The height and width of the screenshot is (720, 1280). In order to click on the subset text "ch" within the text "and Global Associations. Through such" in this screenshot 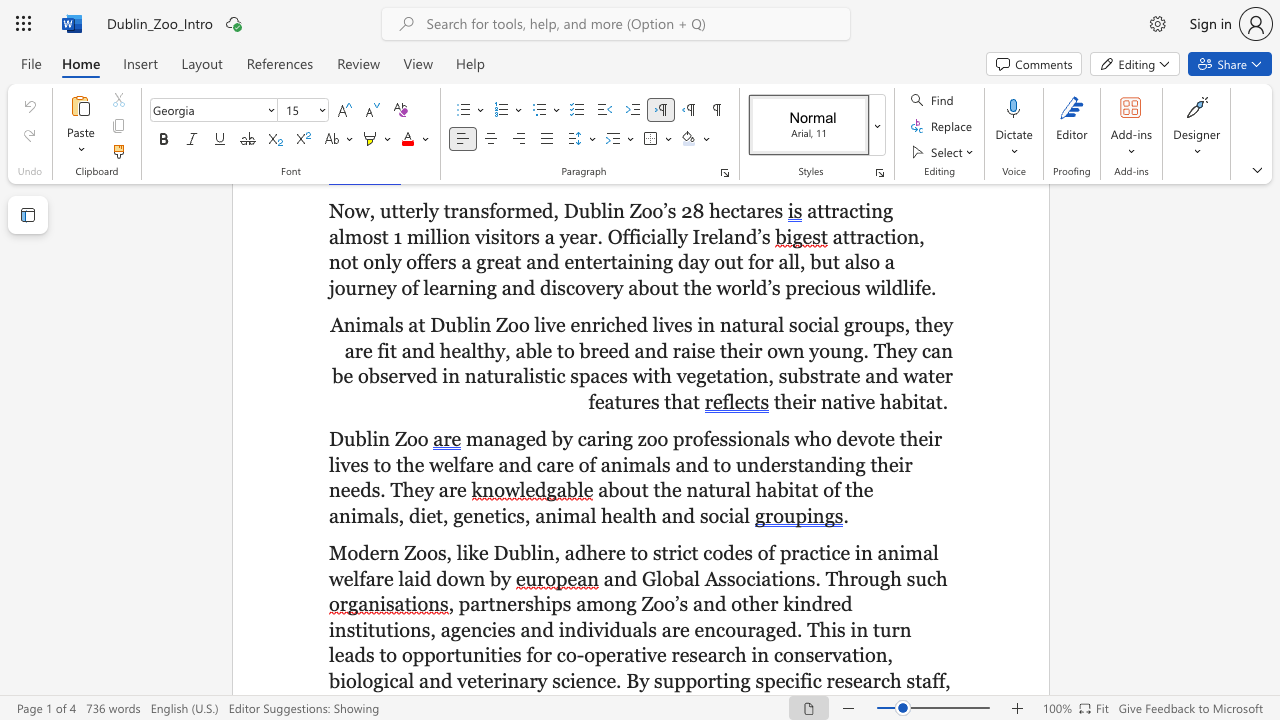, I will do `click(925, 578)`.